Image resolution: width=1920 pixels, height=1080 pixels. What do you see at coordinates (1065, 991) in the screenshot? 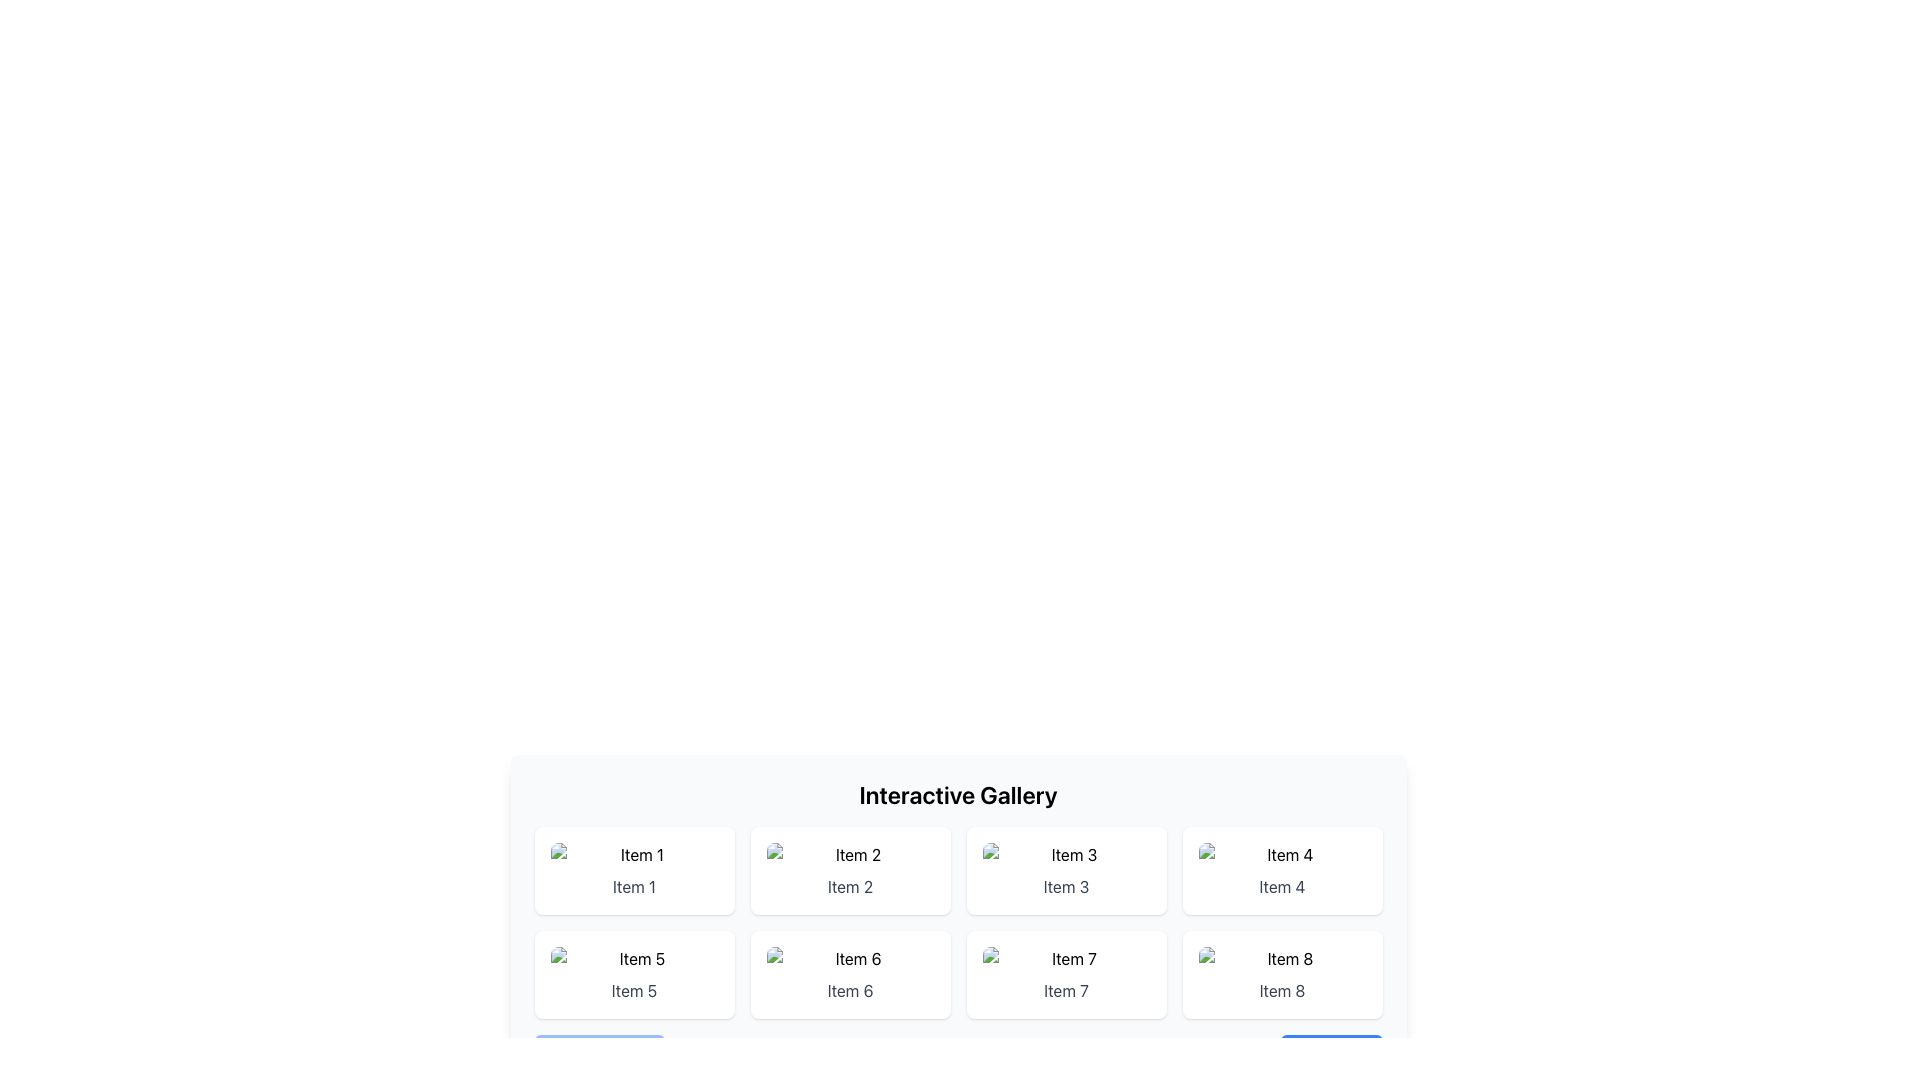
I see `the text element labeled 'Item 7', which is located below the image in the third row and third column of the interactive gallery's grid layout` at bounding box center [1065, 991].